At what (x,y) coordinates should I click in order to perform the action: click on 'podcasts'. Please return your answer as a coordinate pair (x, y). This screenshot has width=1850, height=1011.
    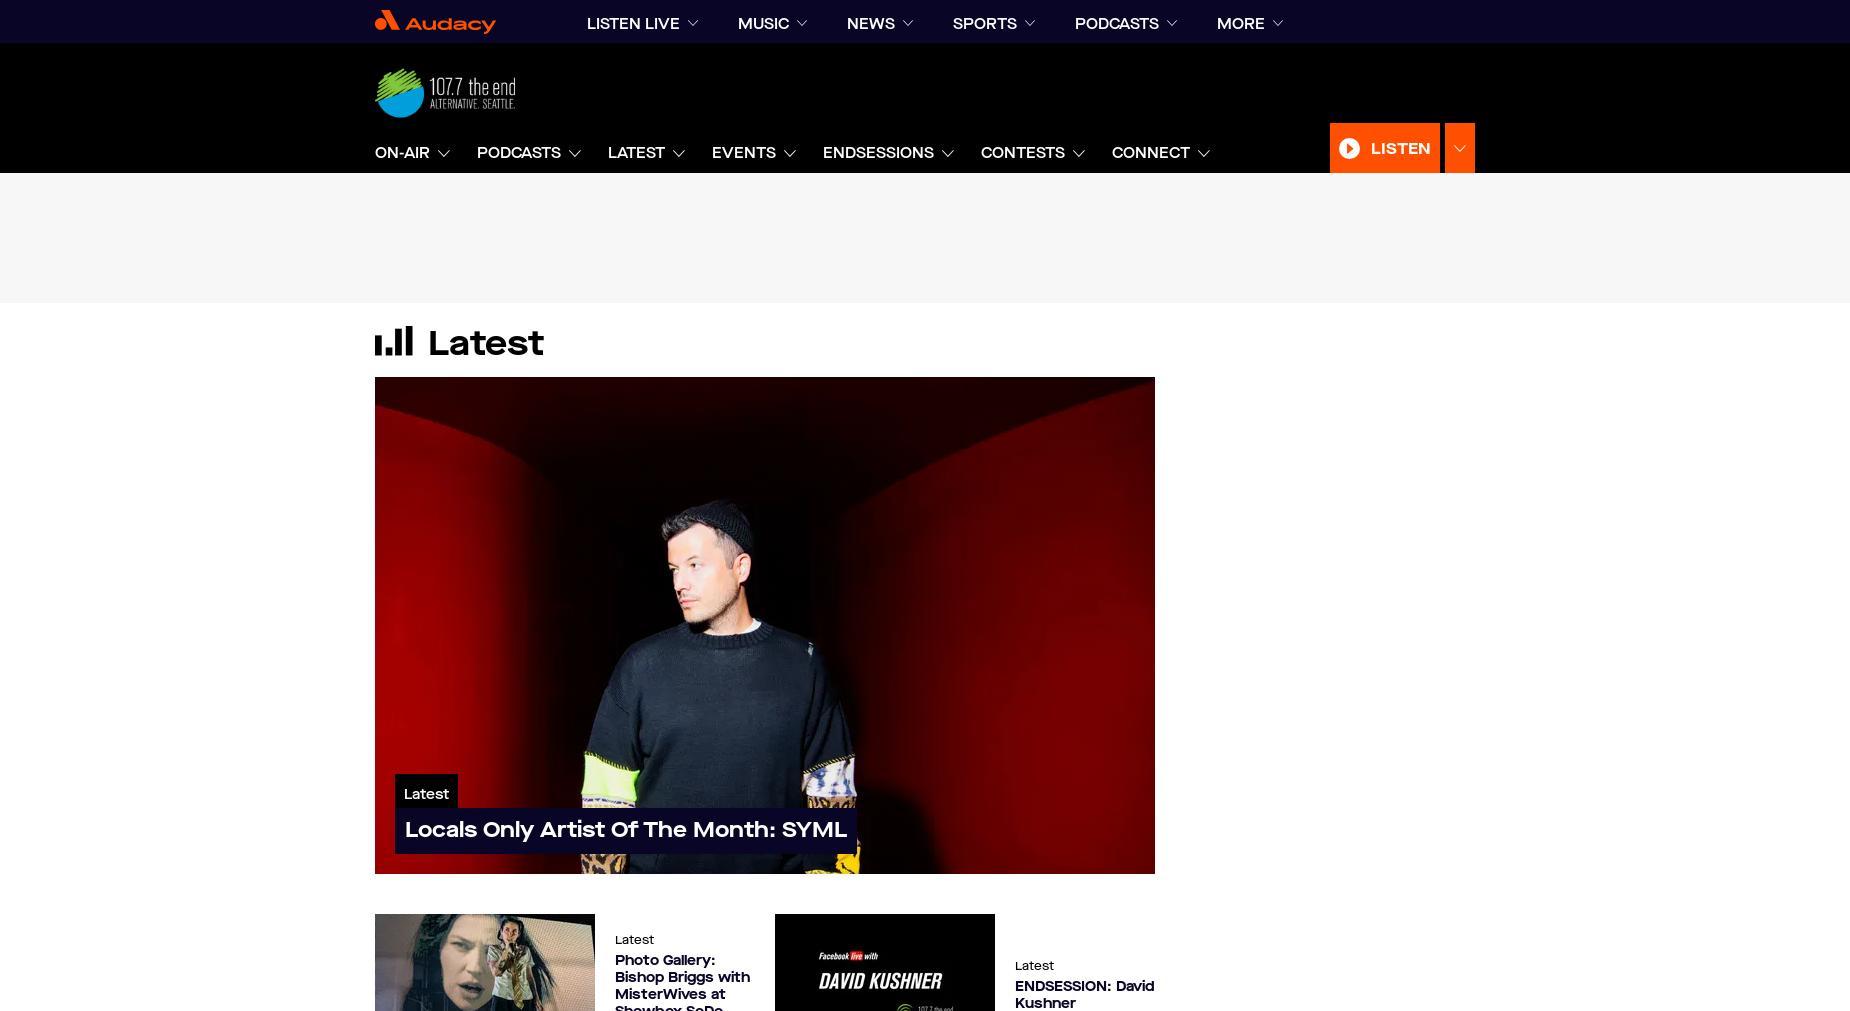
    Looking at the image, I should click on (1116, 22).